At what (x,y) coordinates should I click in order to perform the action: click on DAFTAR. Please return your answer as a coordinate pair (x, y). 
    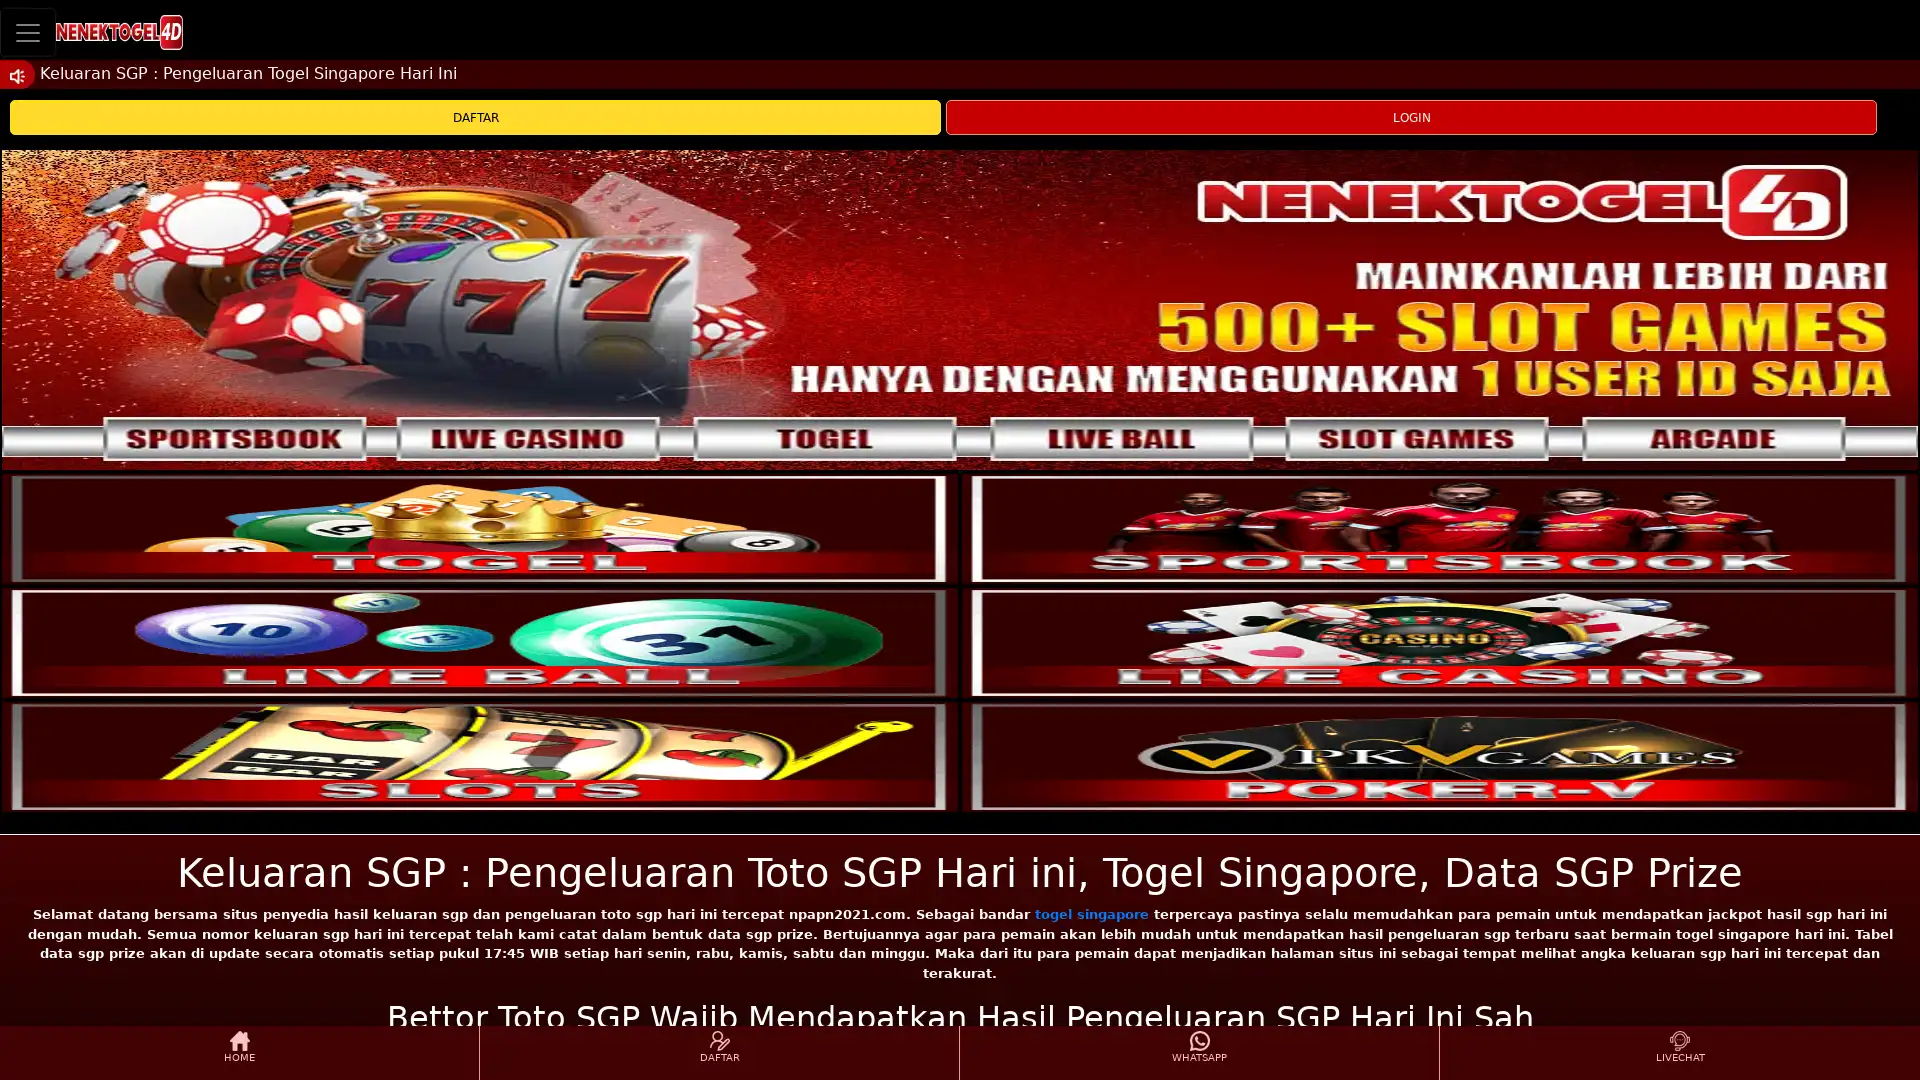
    Looking at the image, I should click on (474, 117).